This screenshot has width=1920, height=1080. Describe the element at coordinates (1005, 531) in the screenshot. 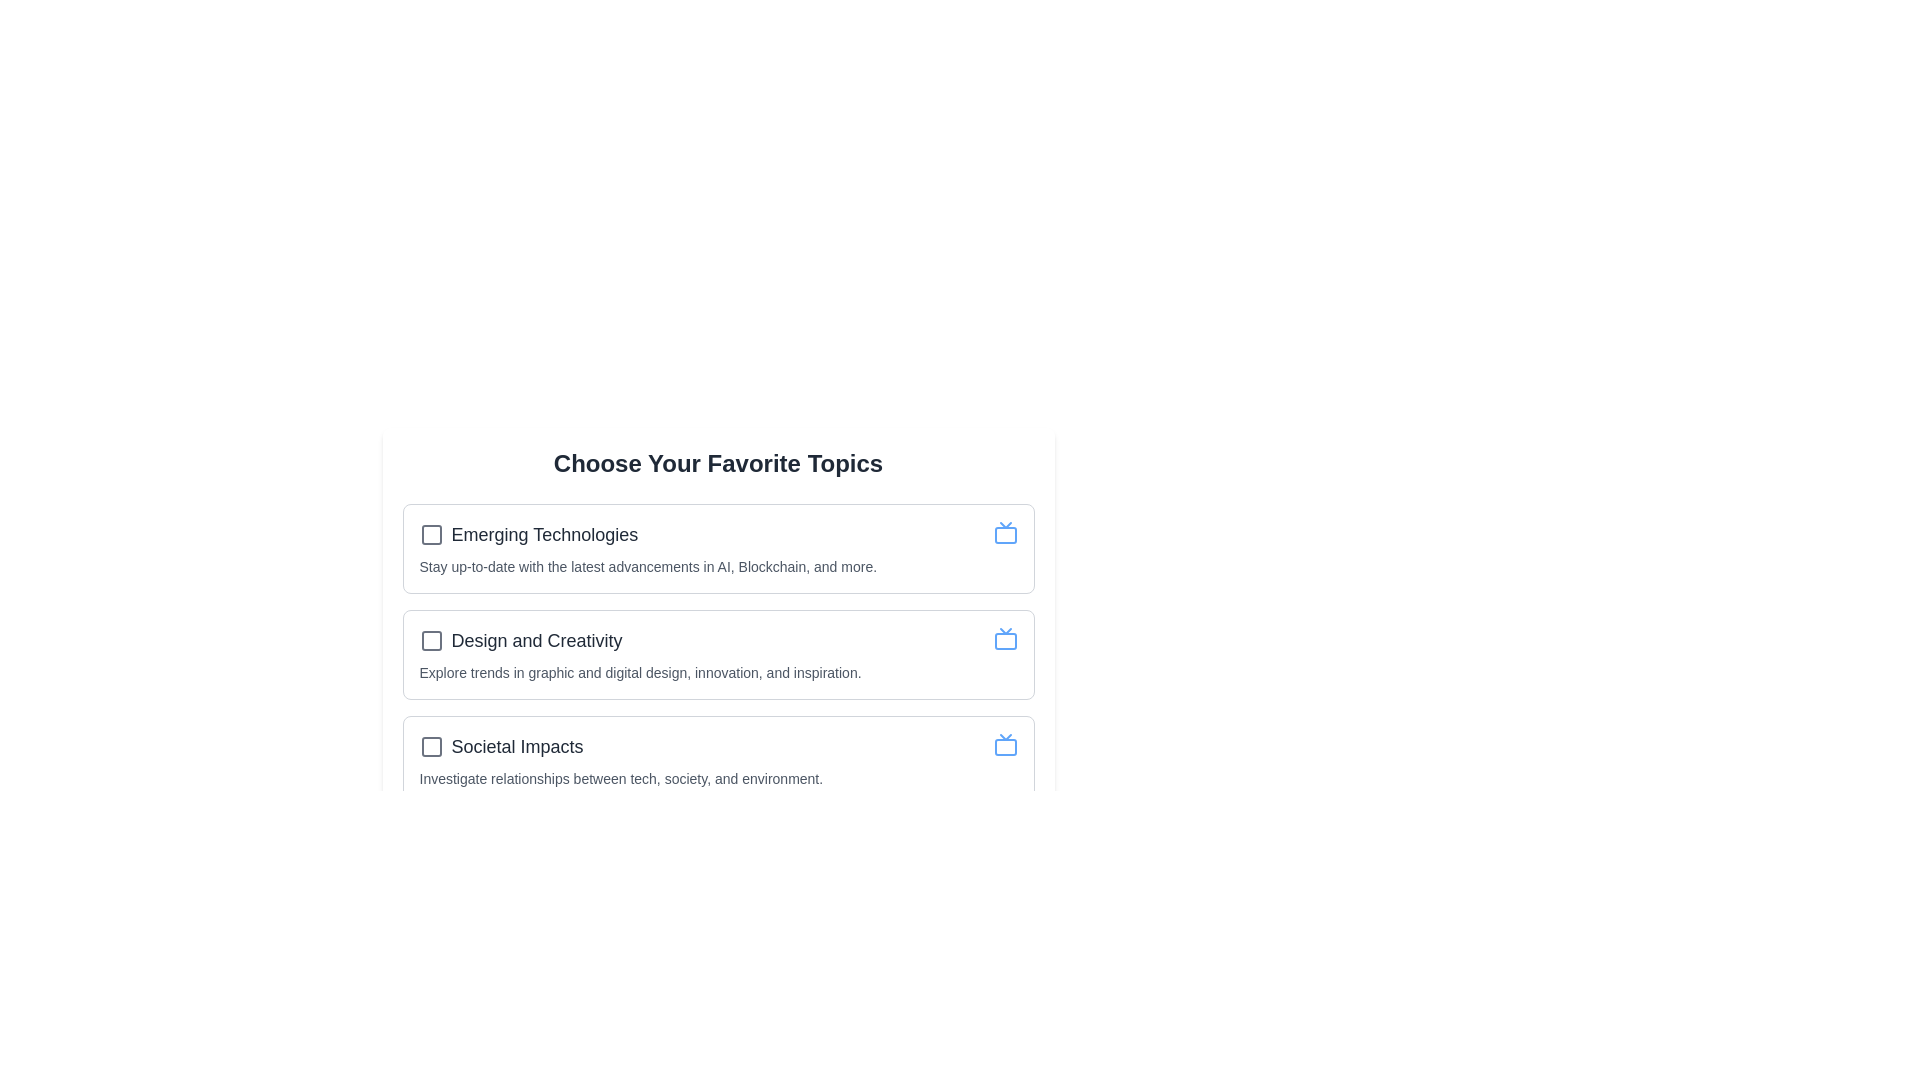

I see `the icon representing 'Emerging Technologies' located on the far right of the corresponding row, aligned with its textual description` at that location.